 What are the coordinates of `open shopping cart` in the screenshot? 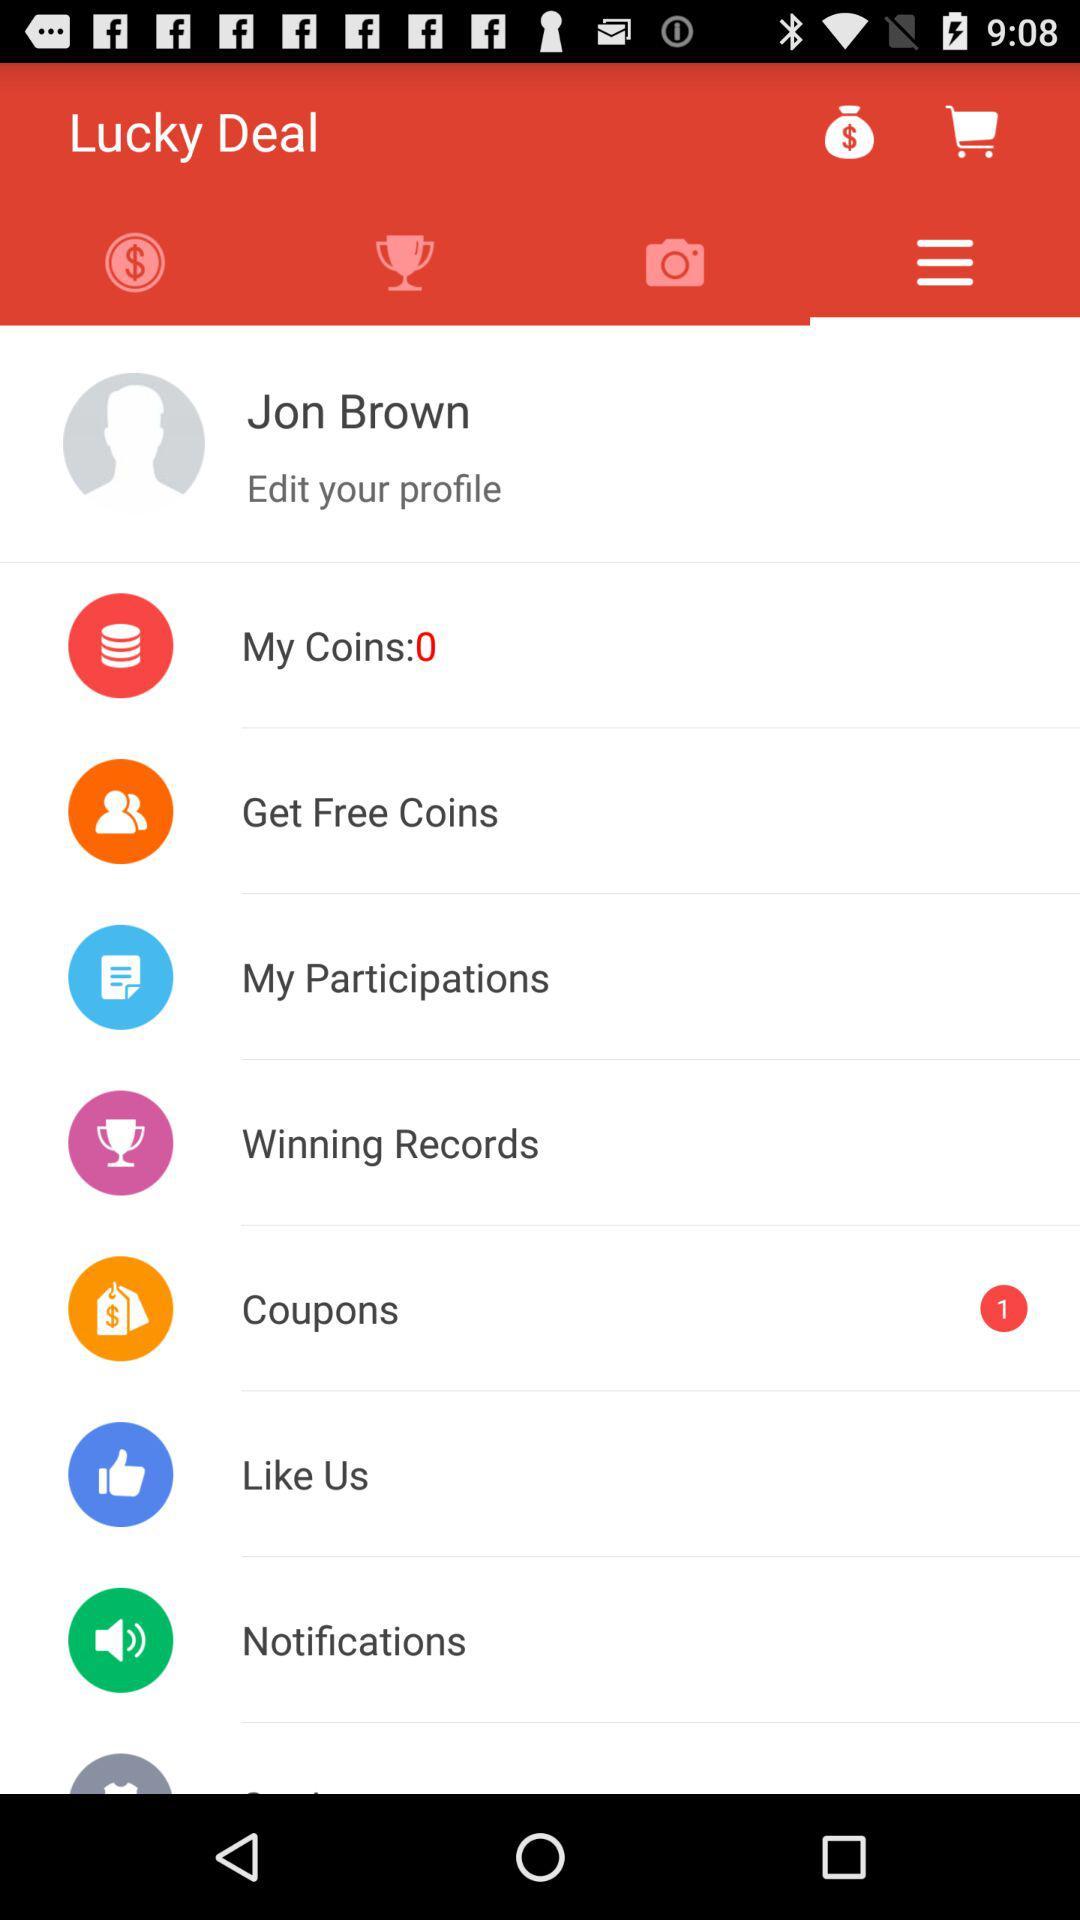 It's located at (970, 130).